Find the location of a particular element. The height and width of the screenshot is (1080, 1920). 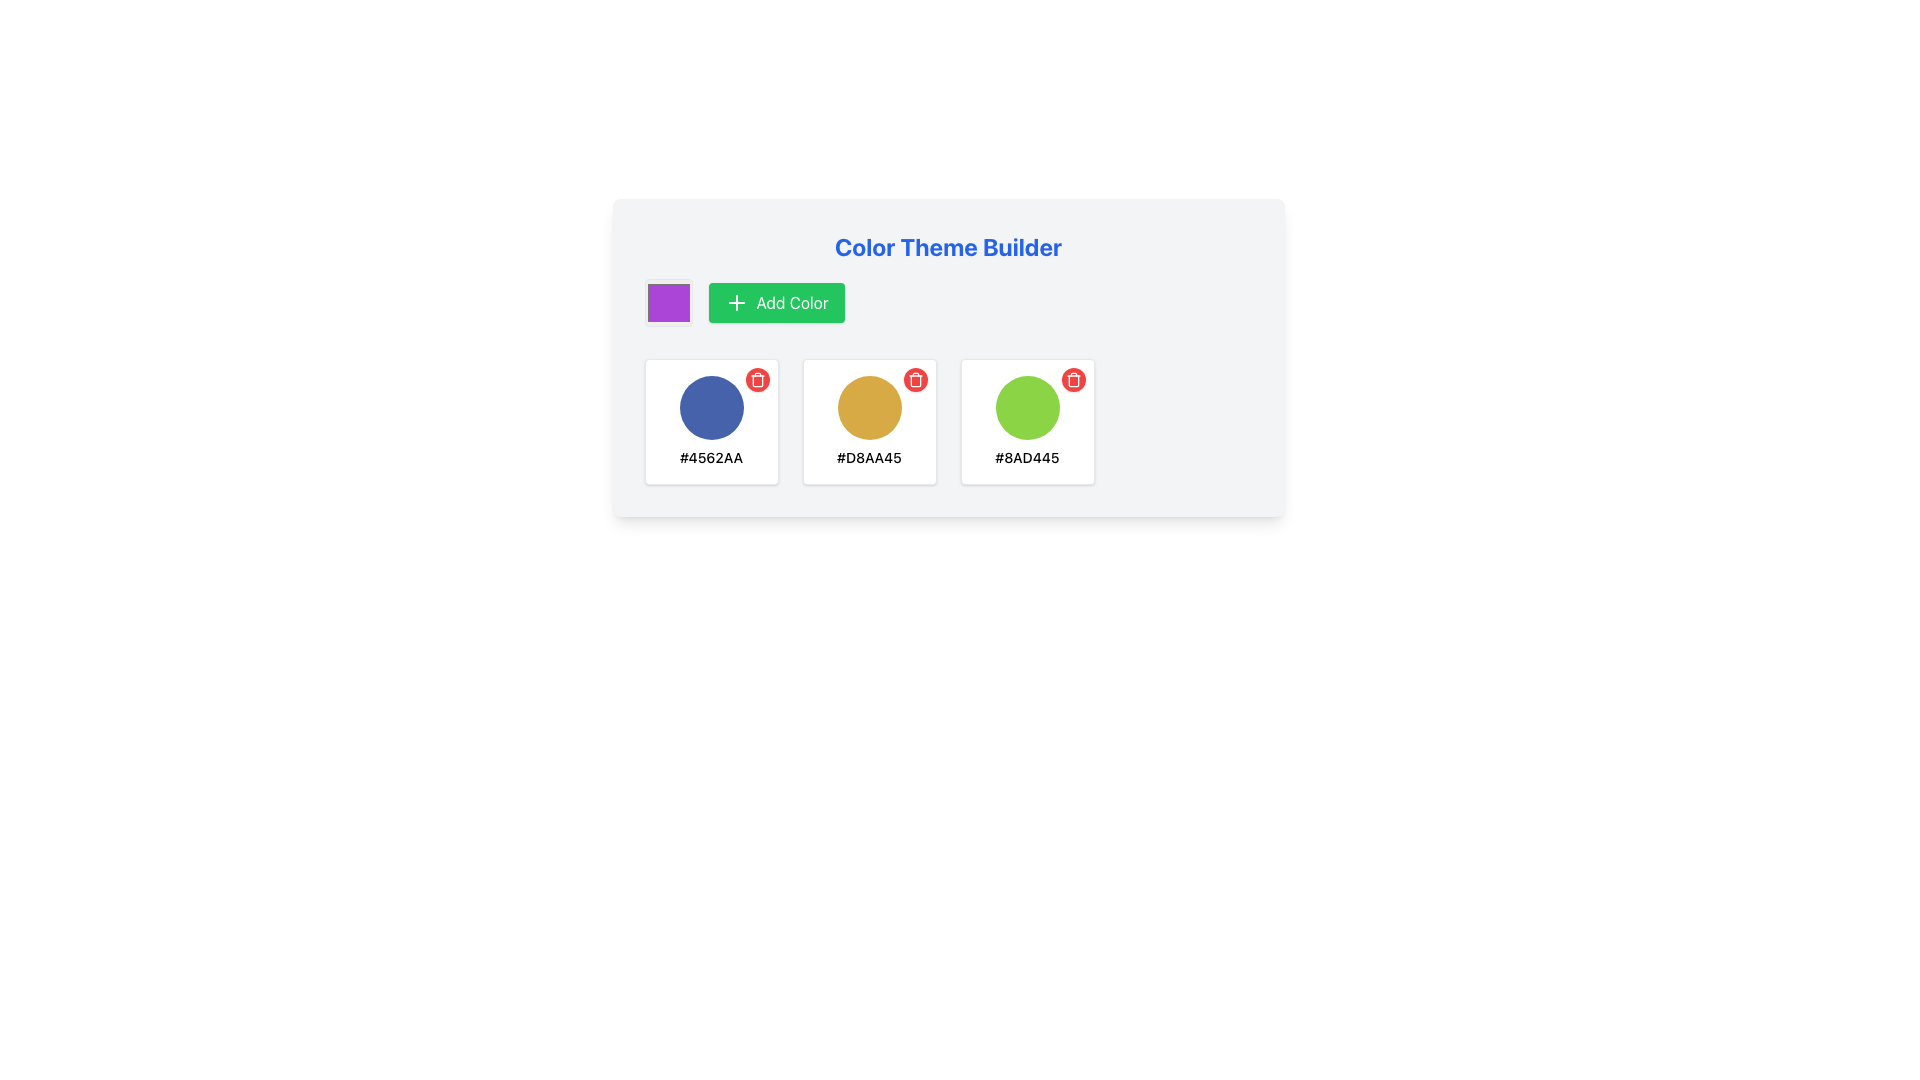

the main rectangular structure of the trash can icon used for delete functionalities, located in the top right corner of the third color card is located at coordinates (756, 381).